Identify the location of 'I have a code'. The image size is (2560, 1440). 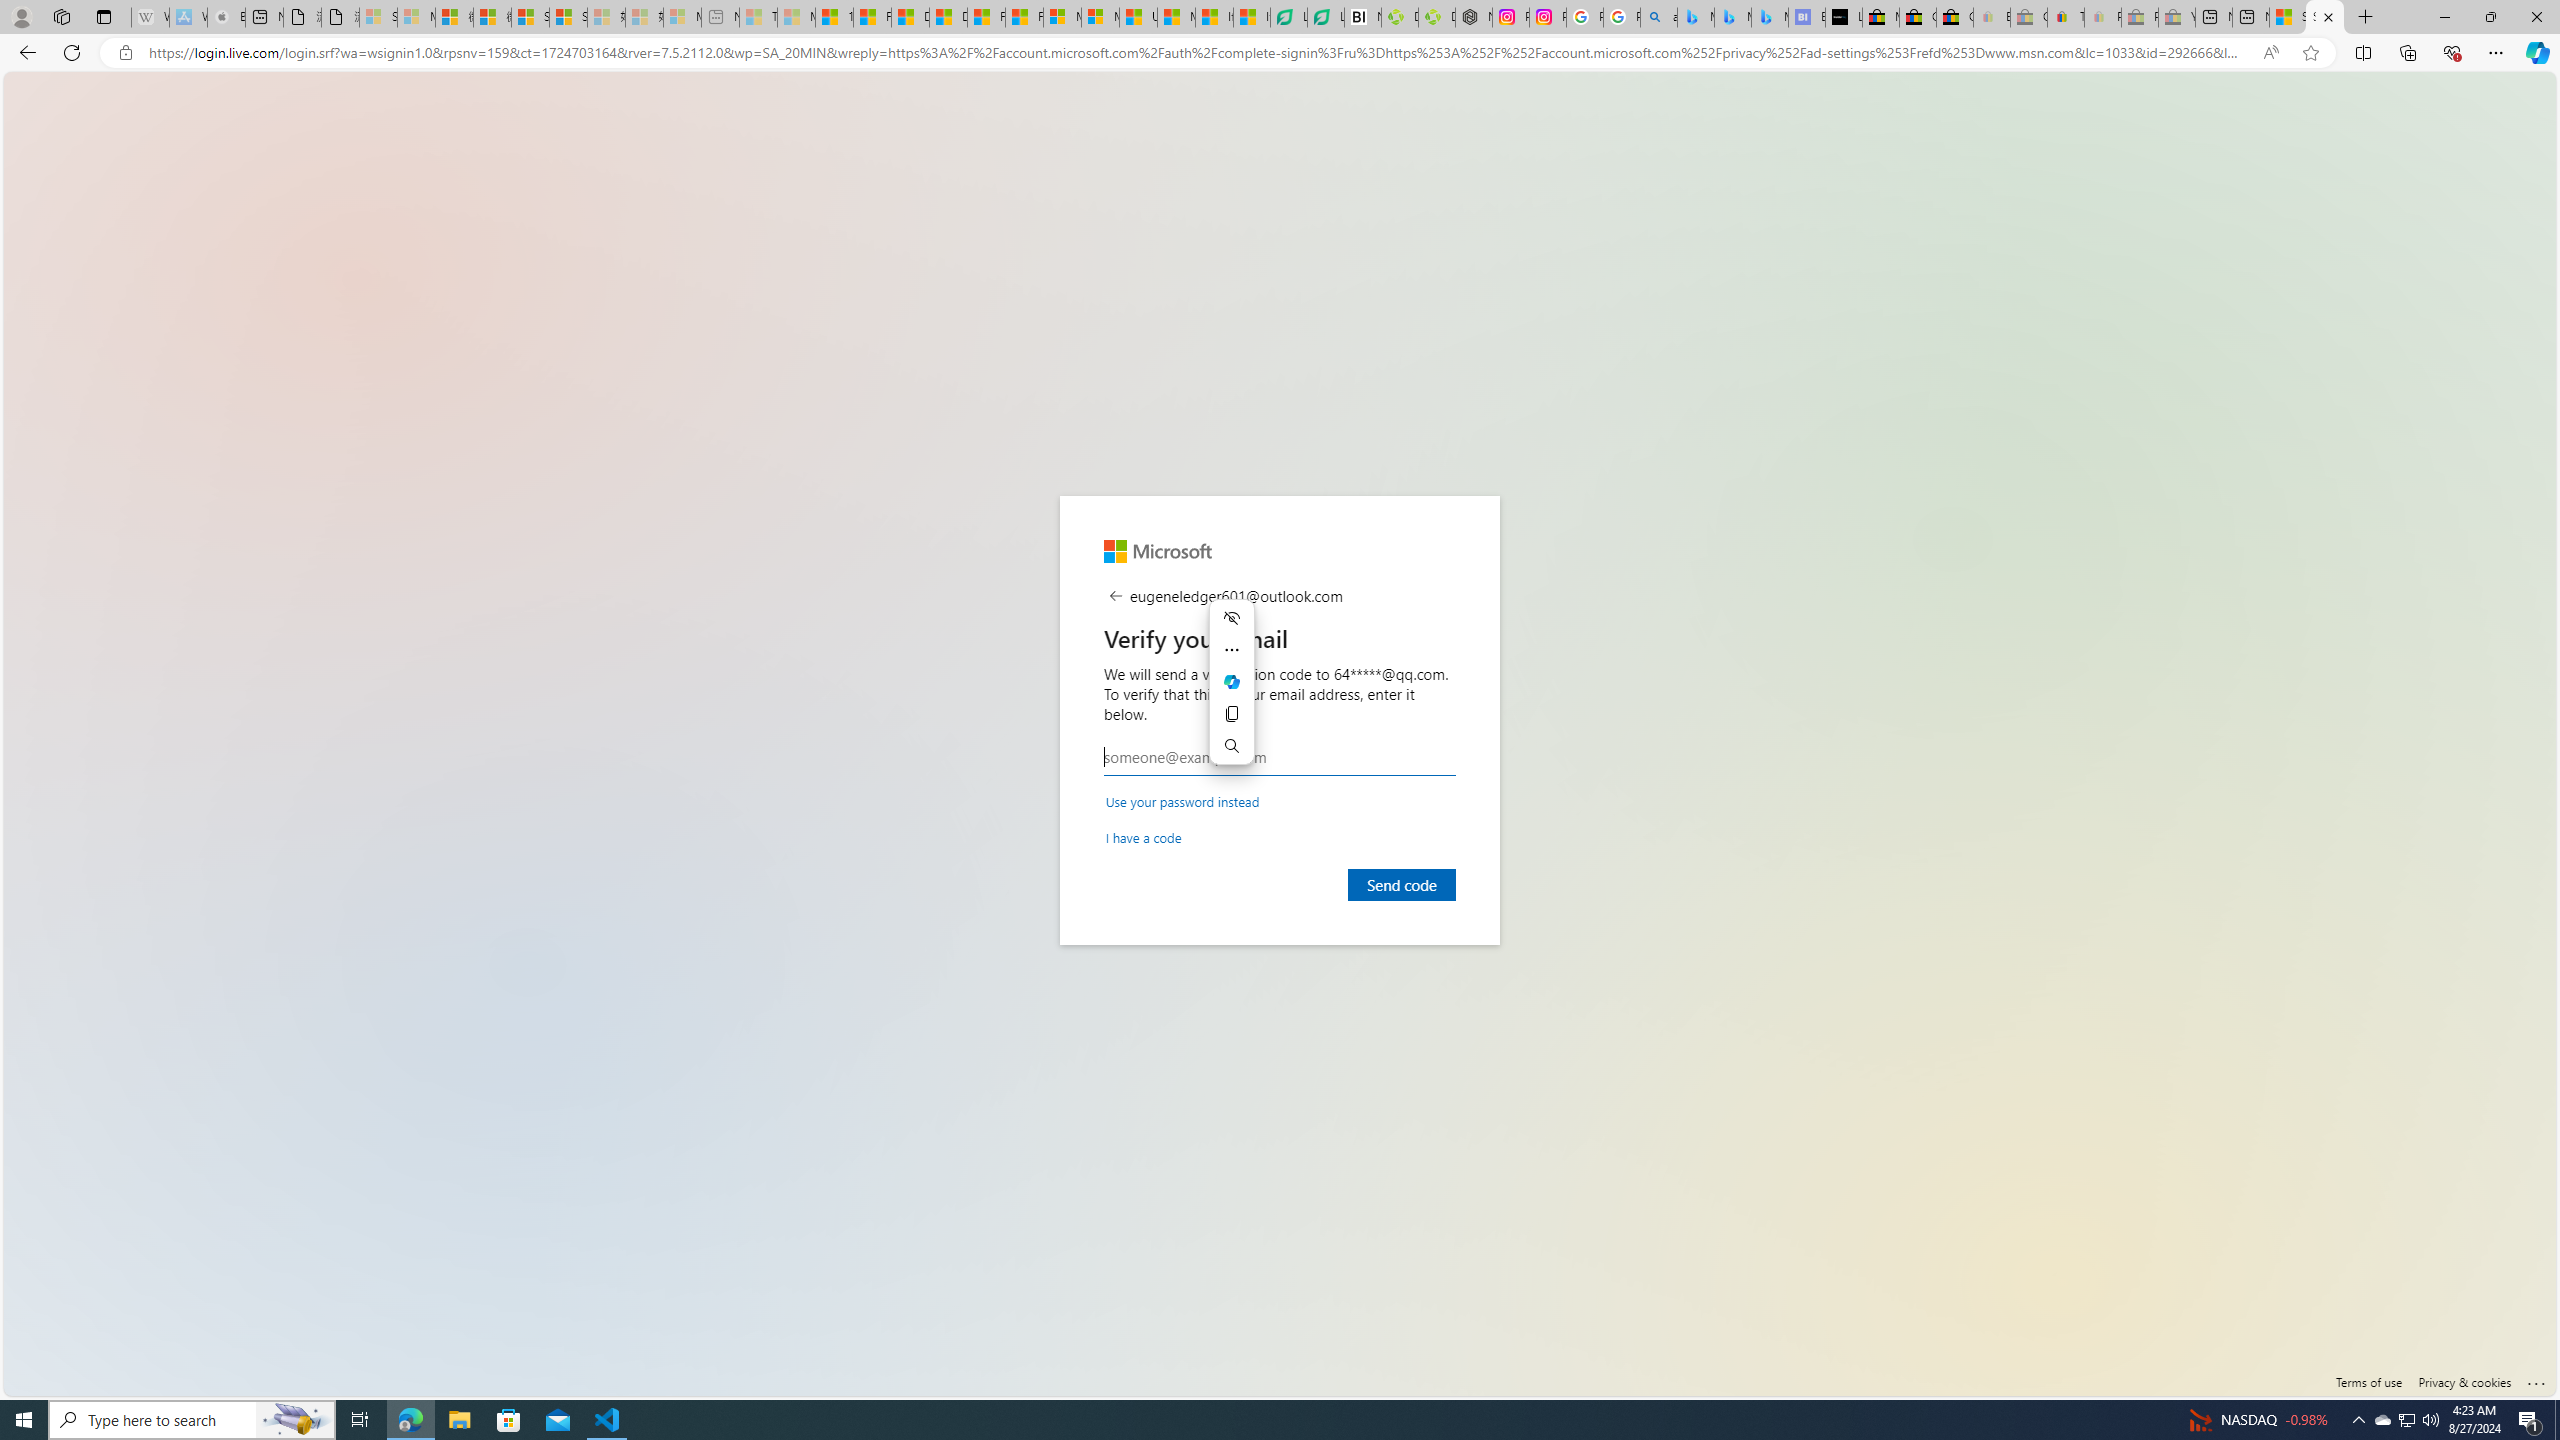
(1144, 836).